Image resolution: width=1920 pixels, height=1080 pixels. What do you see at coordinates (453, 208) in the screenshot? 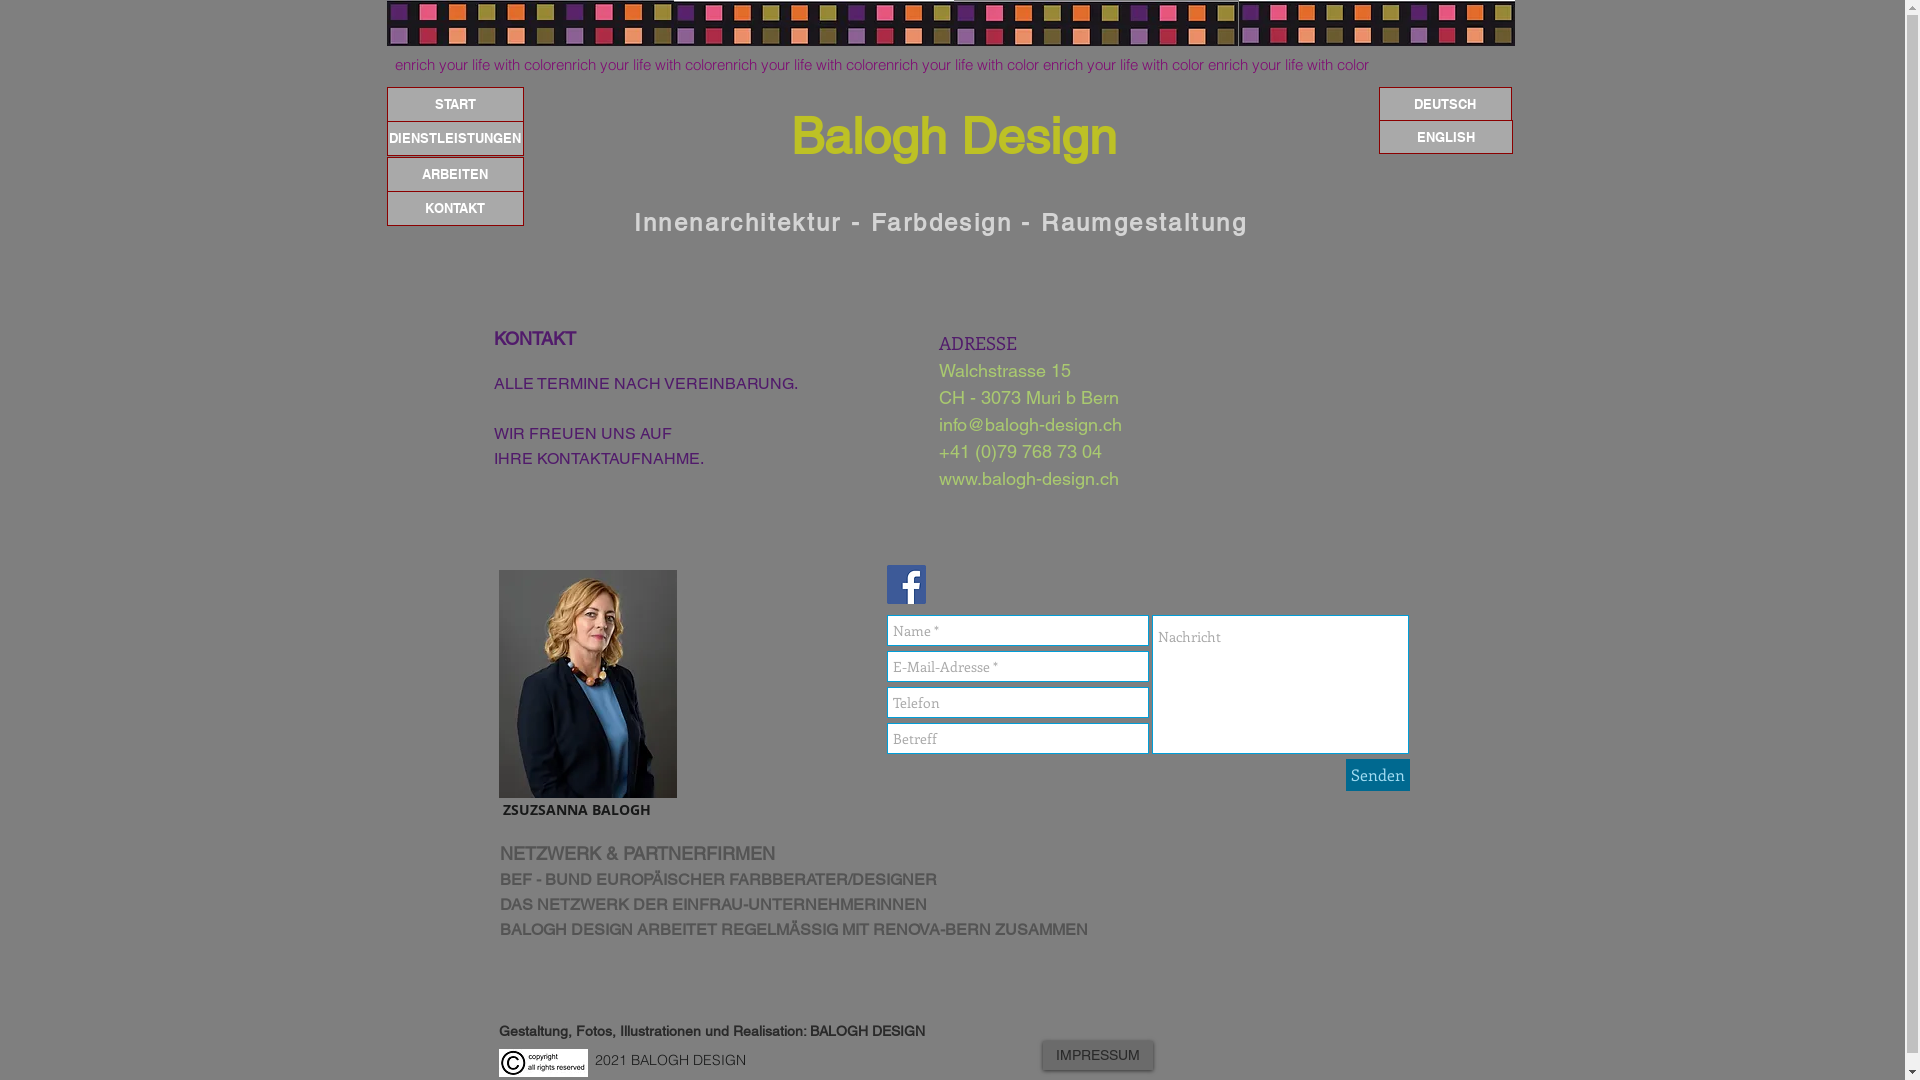
I see `'KONTAKT'` at bounding box center [453, 208].